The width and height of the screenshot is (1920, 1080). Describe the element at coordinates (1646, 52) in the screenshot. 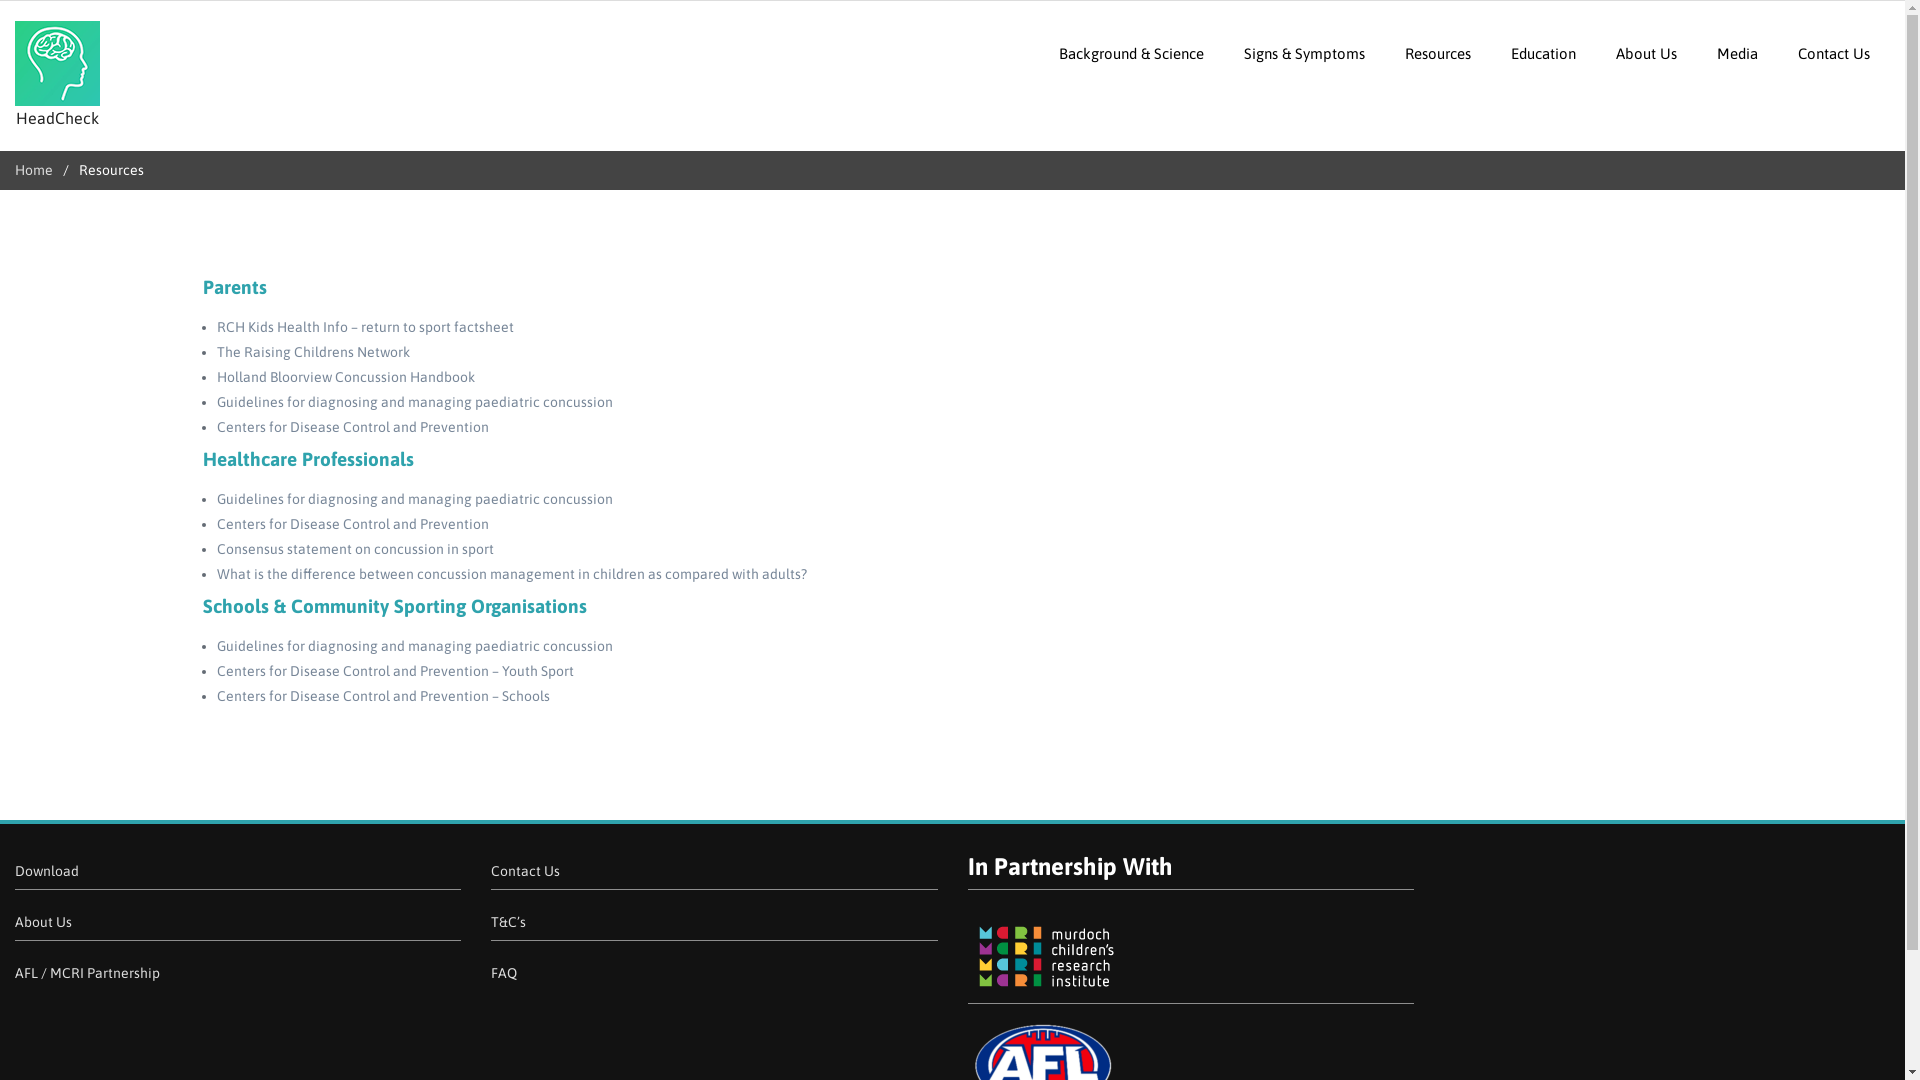

I see `'About Us'` at that location.